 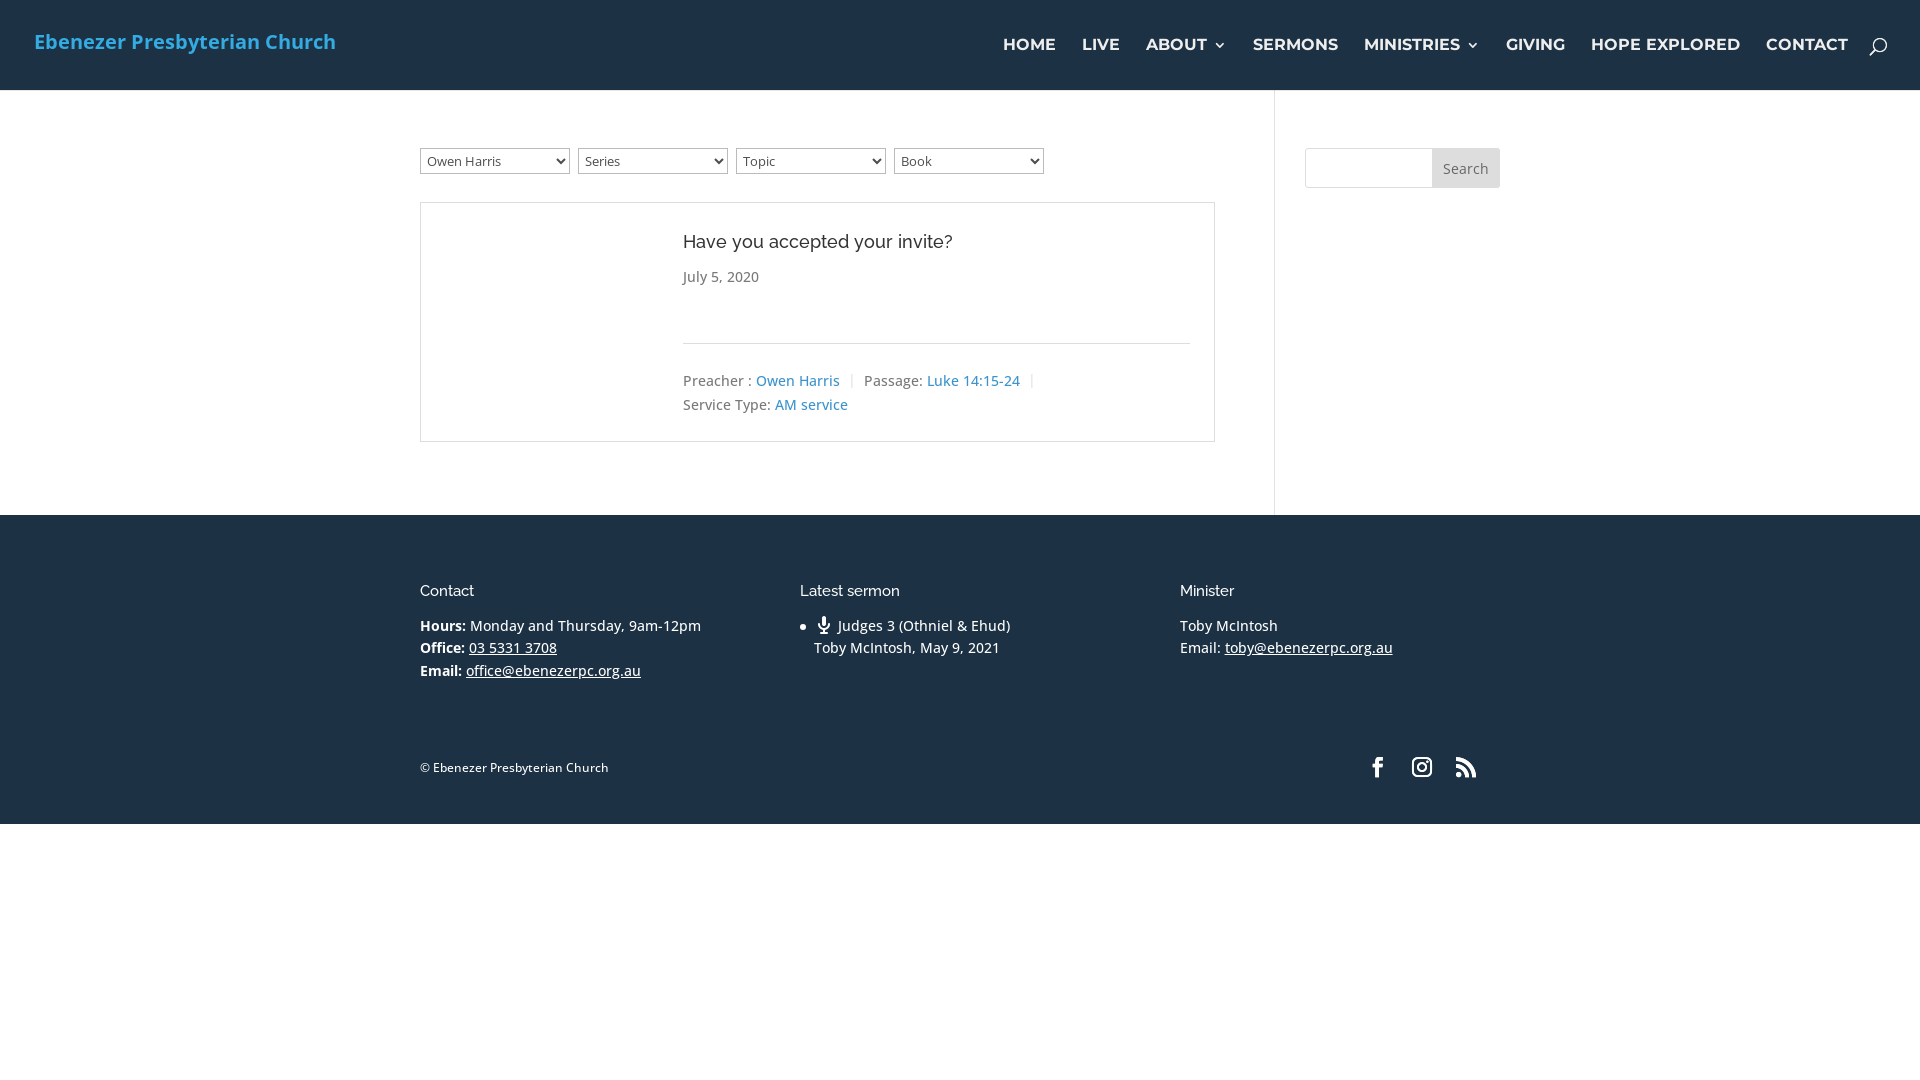 I want to click on 'Luke 14:15-24', so click(x=973, y=380).